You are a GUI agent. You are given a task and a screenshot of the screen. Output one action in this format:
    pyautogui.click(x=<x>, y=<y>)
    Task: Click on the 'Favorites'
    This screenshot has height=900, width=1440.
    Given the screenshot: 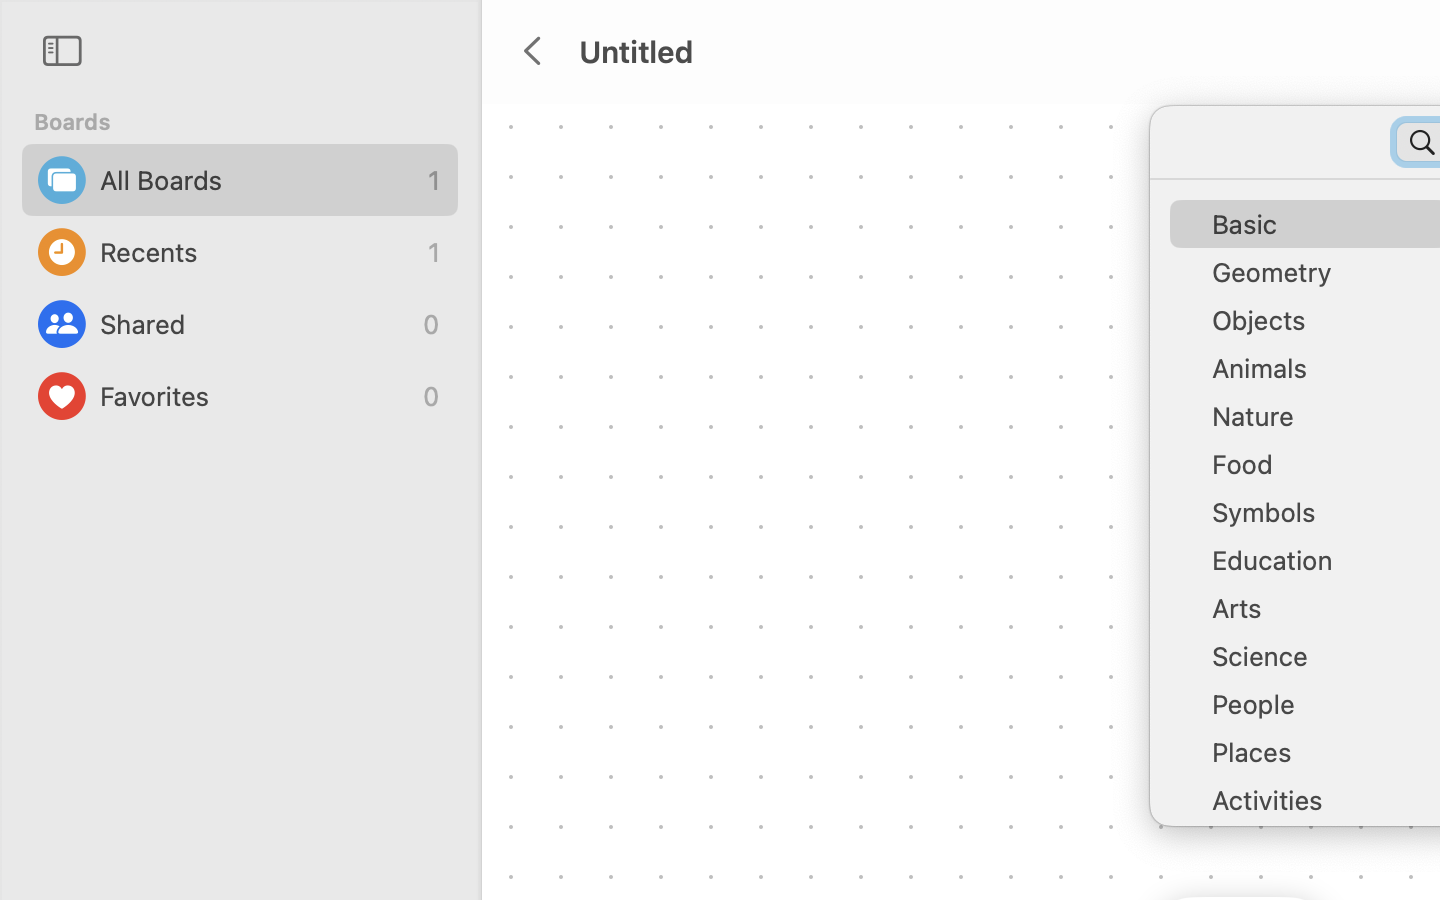 What is the action you would take?
    pyautogui.click(x=255, y=396)
    